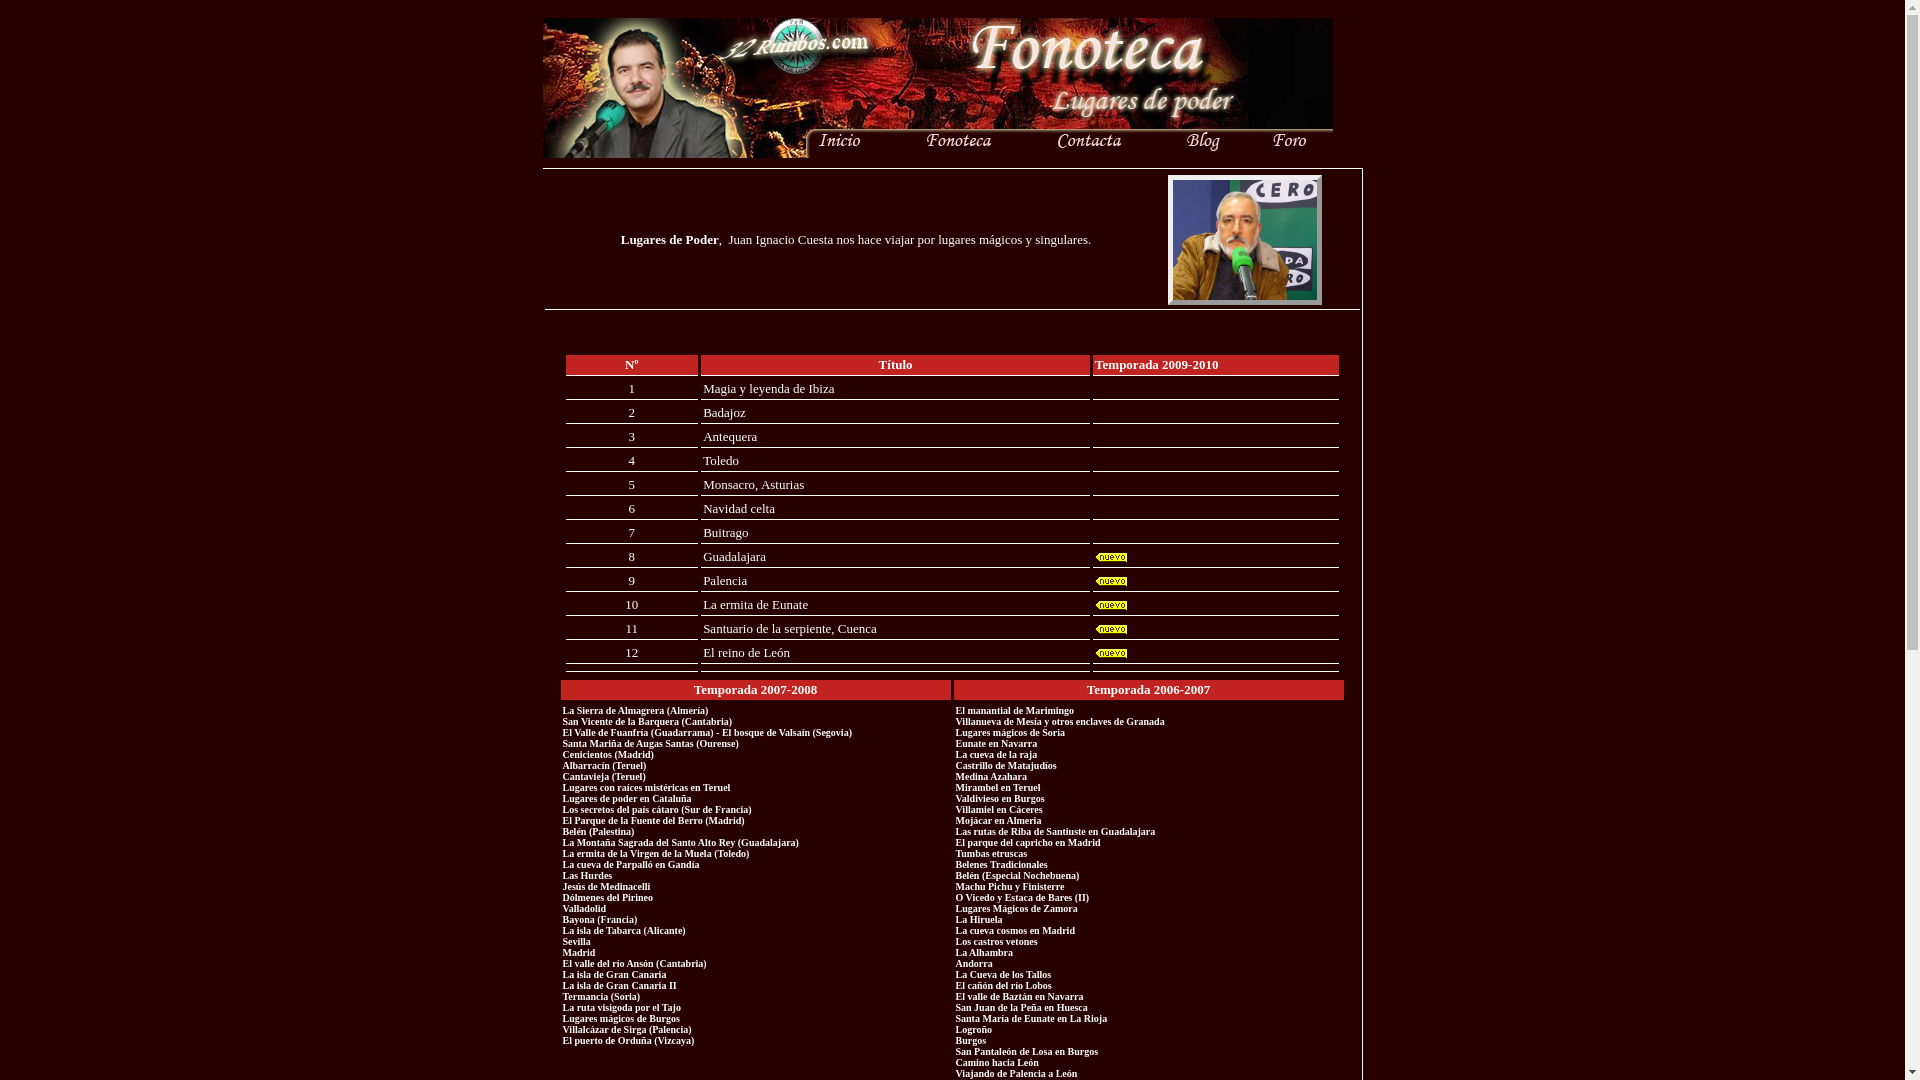 This screenshot has height=1080, width=1920. What do you see at coordinates (954, 831) in the screenshot?
I see `'Las rutas de Riba de Santiuste en Guadalajara'` at bounding box center [954, 831].